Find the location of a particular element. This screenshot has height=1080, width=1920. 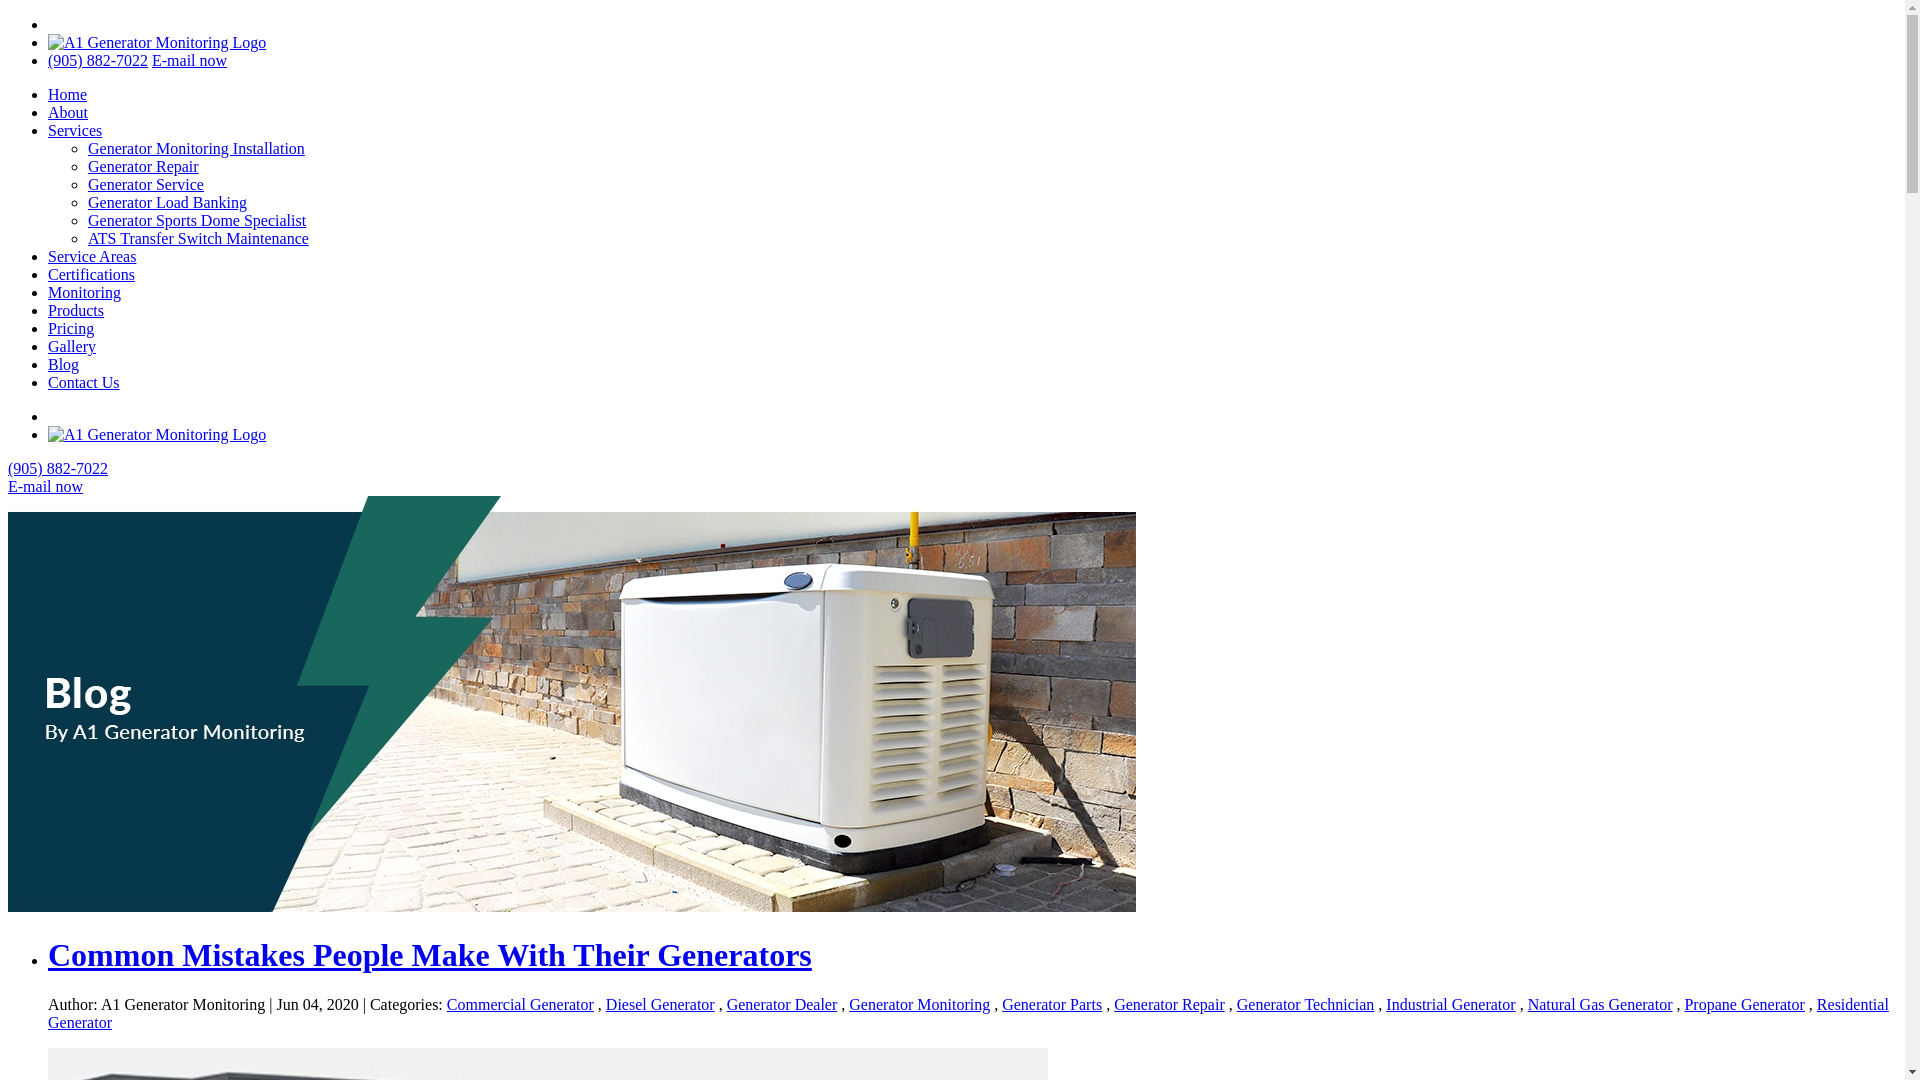

'Common Mistakes People Make With Their Generators' is located at coordinates (429, 954).